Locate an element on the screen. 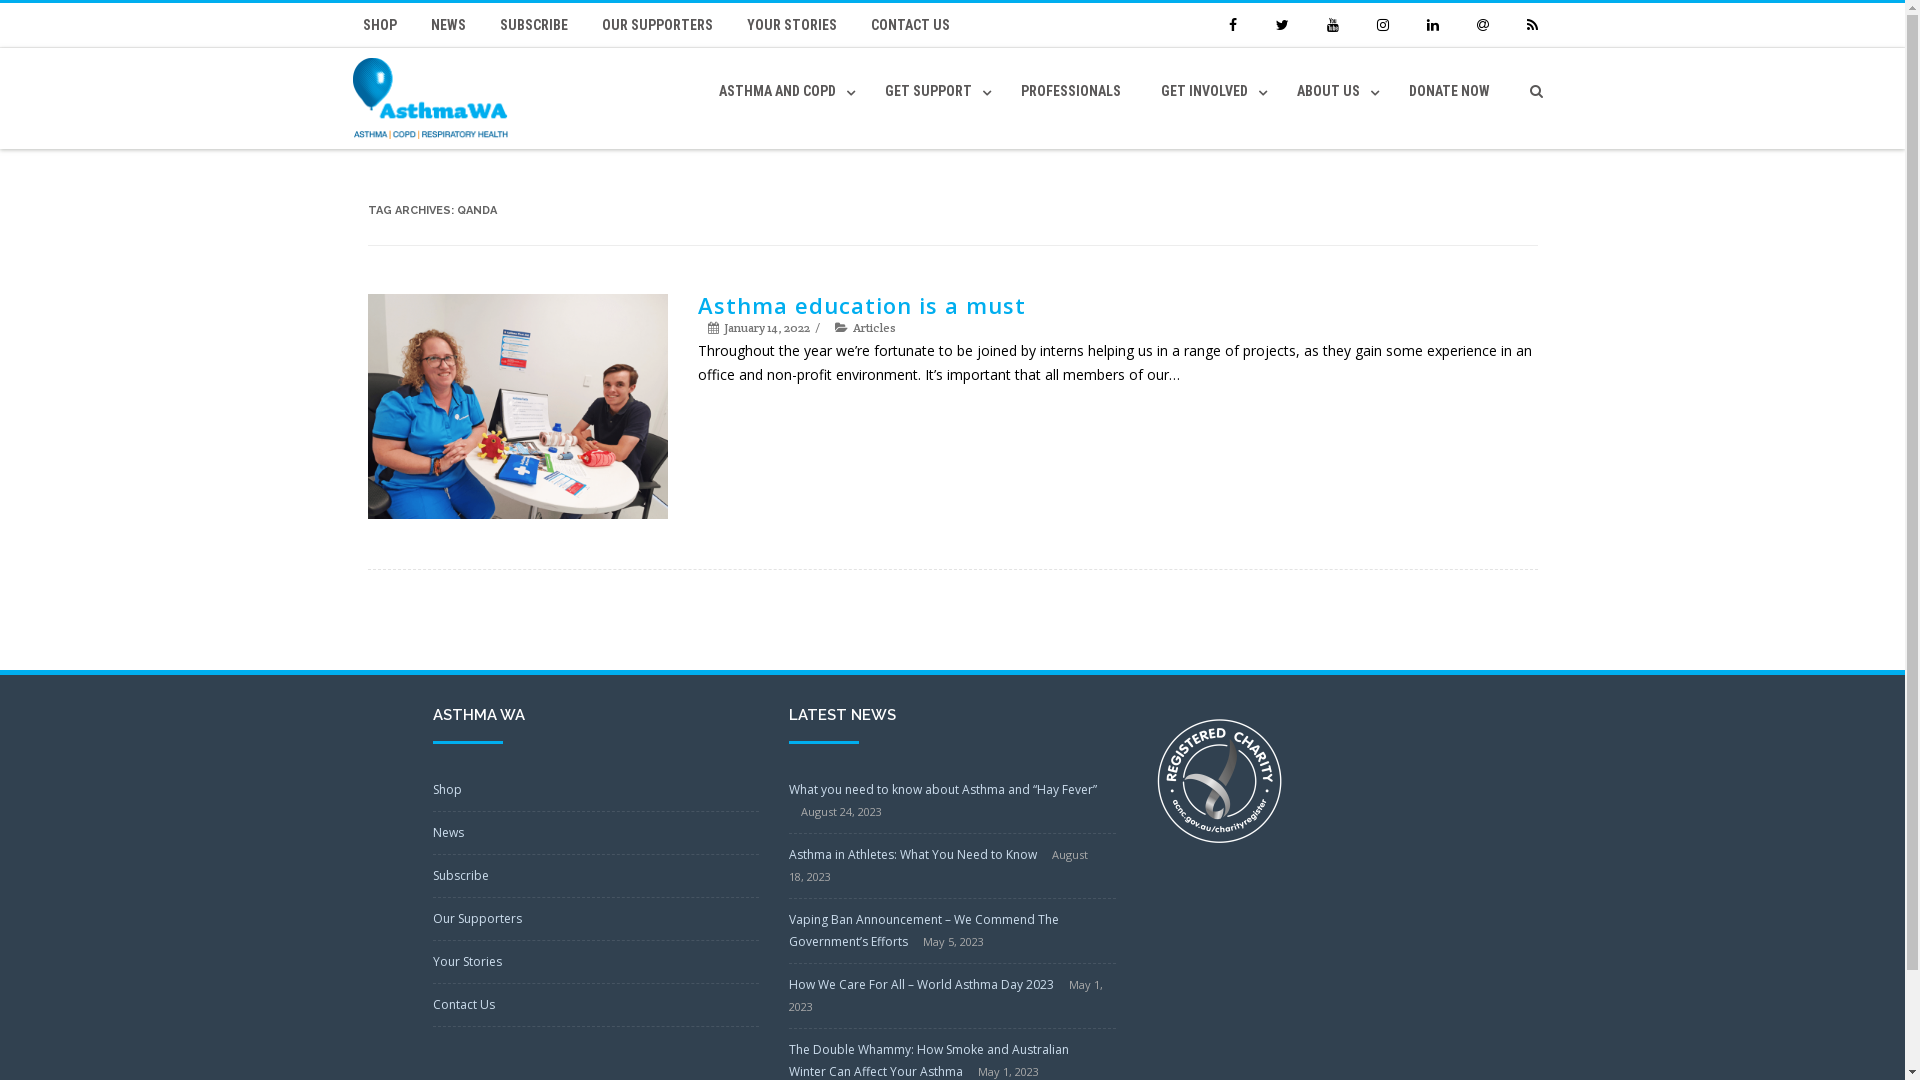 The height and width of the screenshot is (1080, 1920). 'Your Stories' is located at coordinates (465, 960).